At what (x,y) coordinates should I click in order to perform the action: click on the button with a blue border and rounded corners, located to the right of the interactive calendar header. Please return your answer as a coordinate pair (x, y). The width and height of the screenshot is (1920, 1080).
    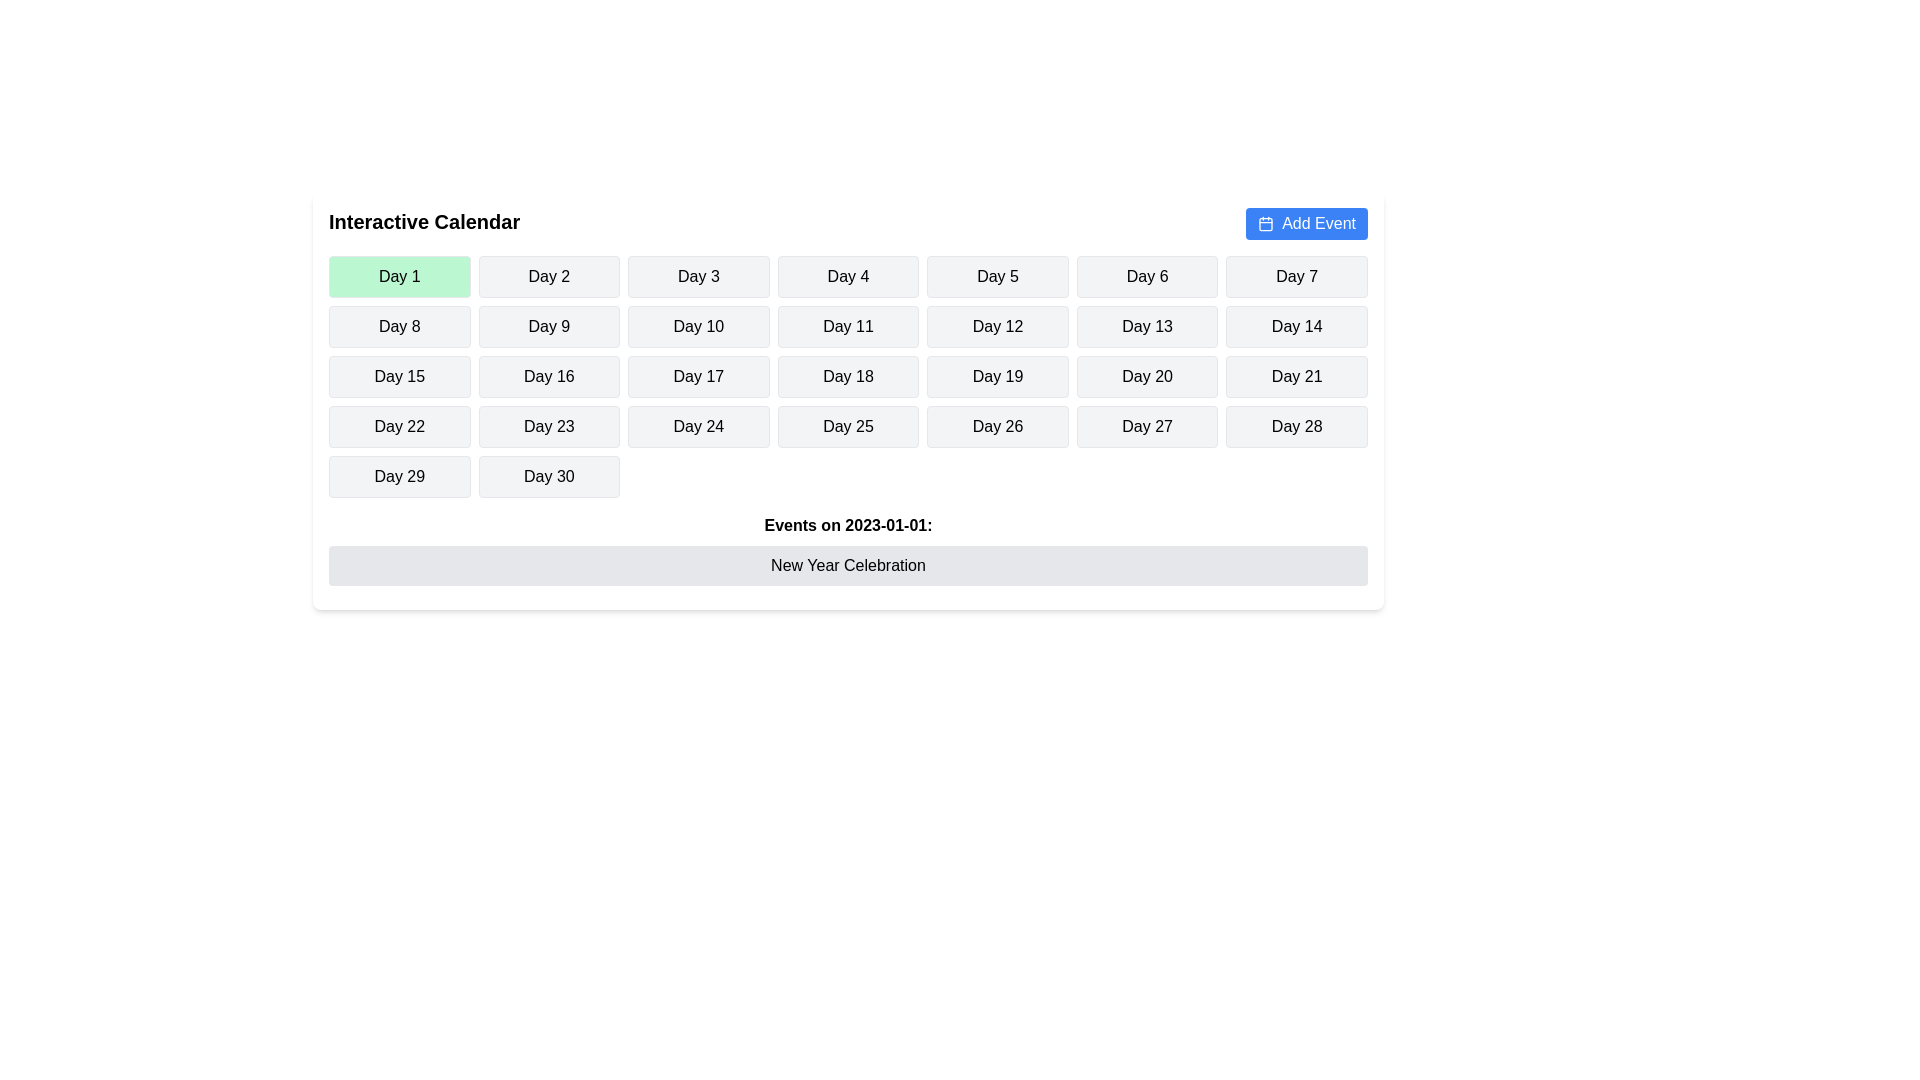
    Looking at the image, I should click on (1265, 224).